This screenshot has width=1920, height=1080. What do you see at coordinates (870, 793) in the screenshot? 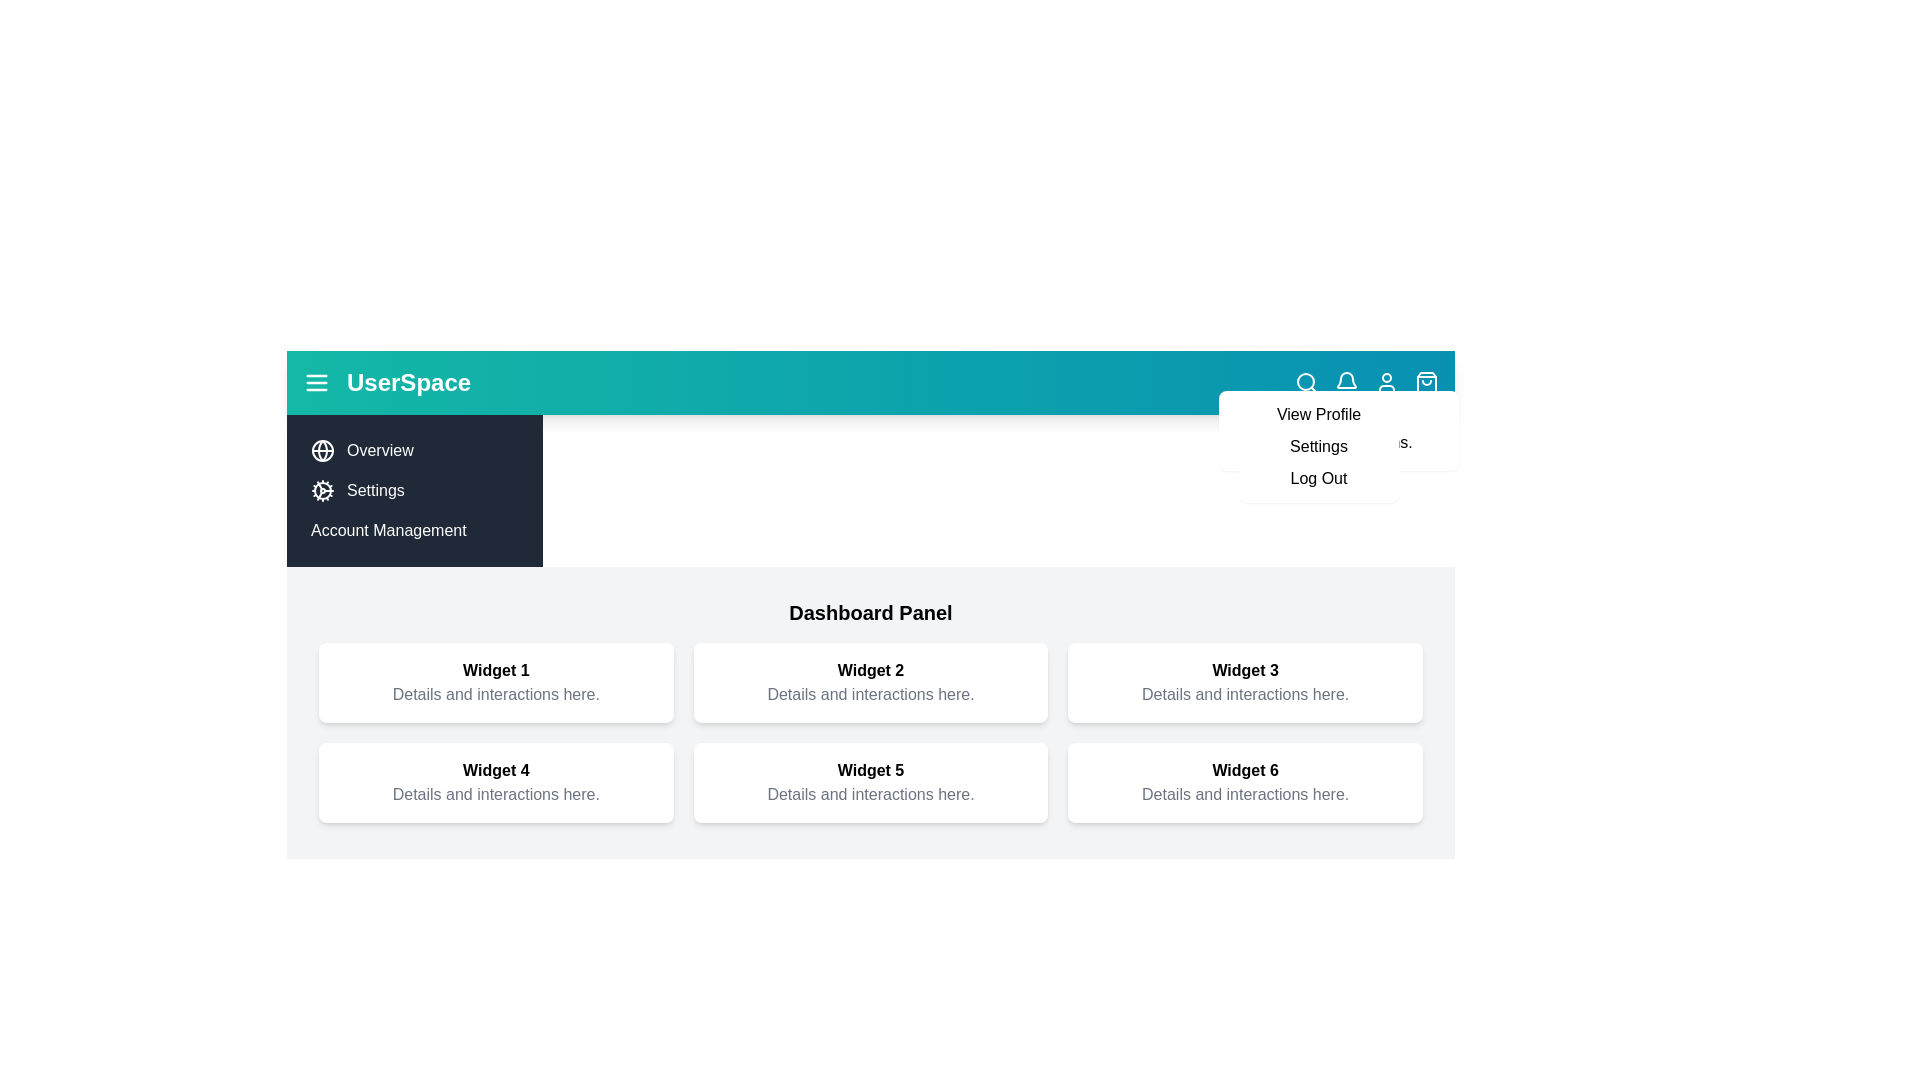
I see `the text label displaying 'Details and interactions here.' located under the bold title 'Widget 5' in the middle column of the bottom row of a grid layout` at bounding box center [870, 793].